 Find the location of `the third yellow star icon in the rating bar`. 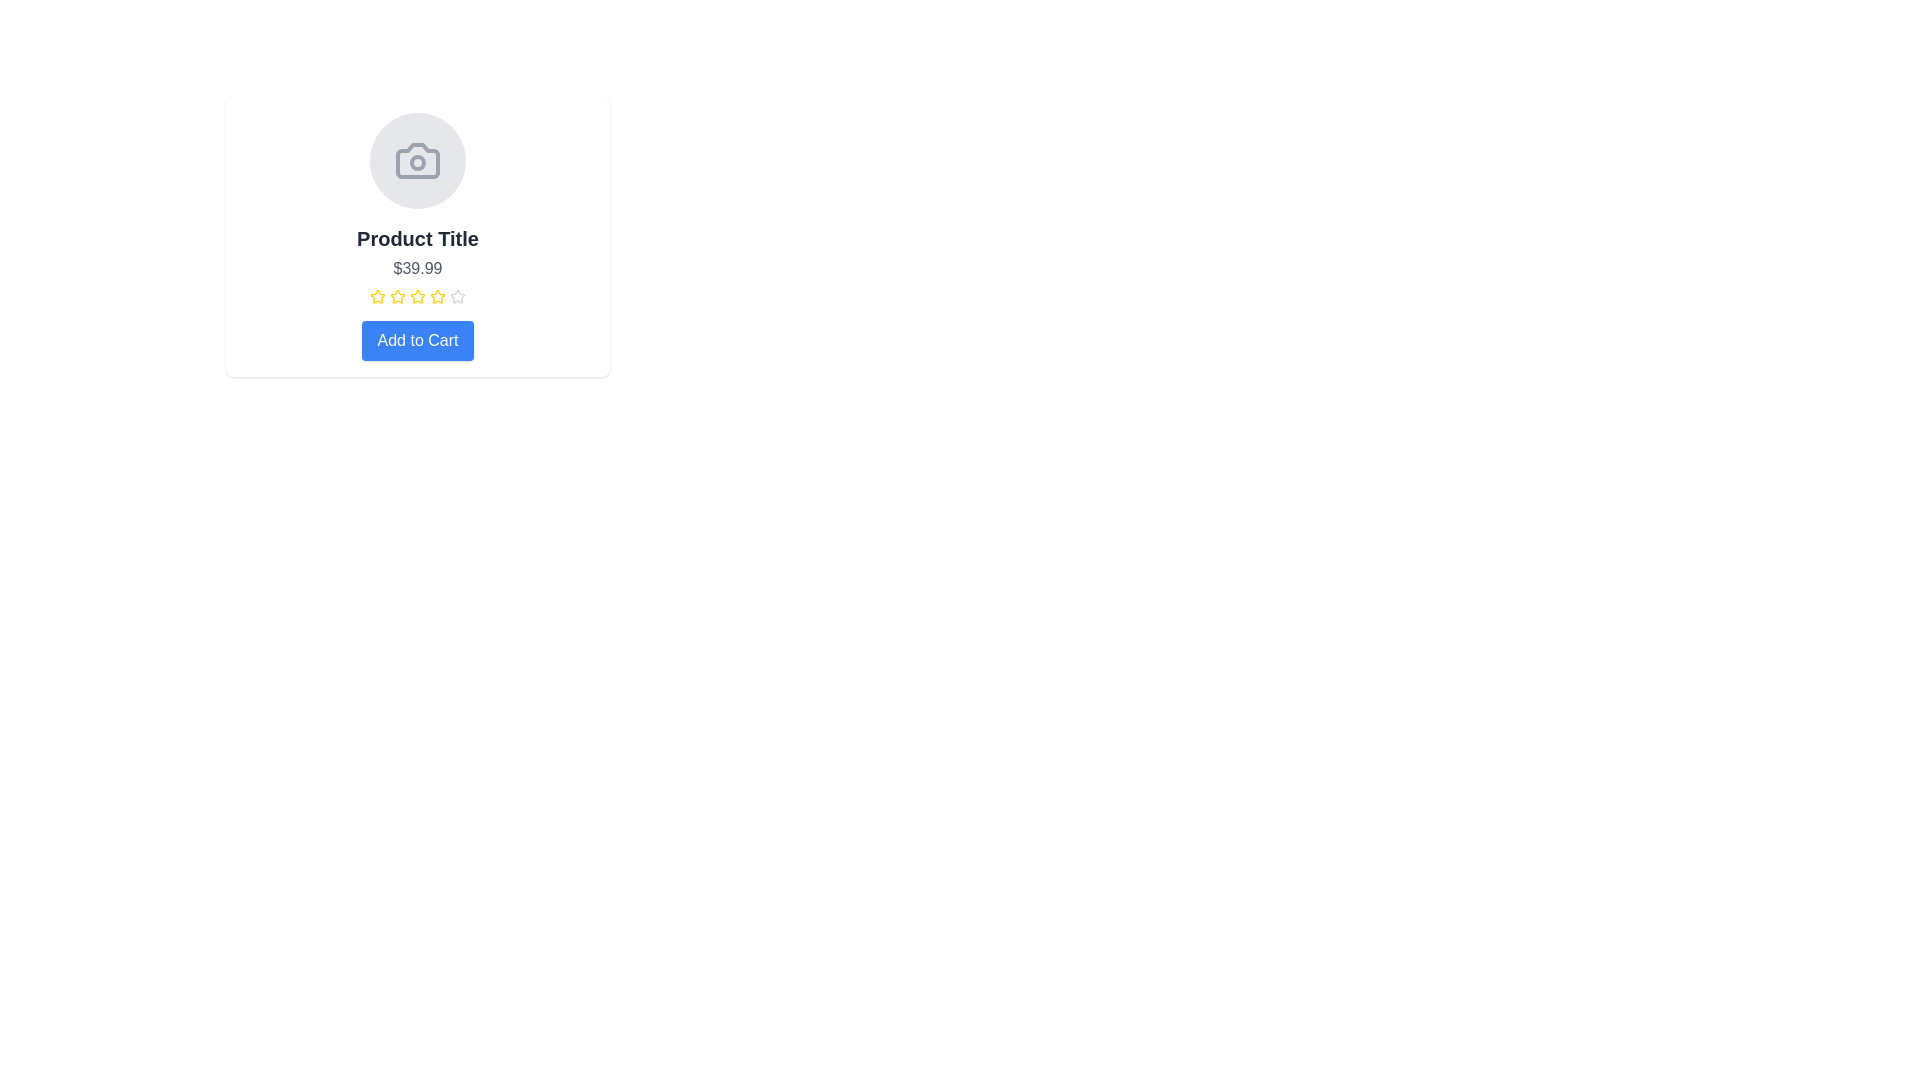

the third yellow star icon in the rating bar is located at coordinates (436, 296).